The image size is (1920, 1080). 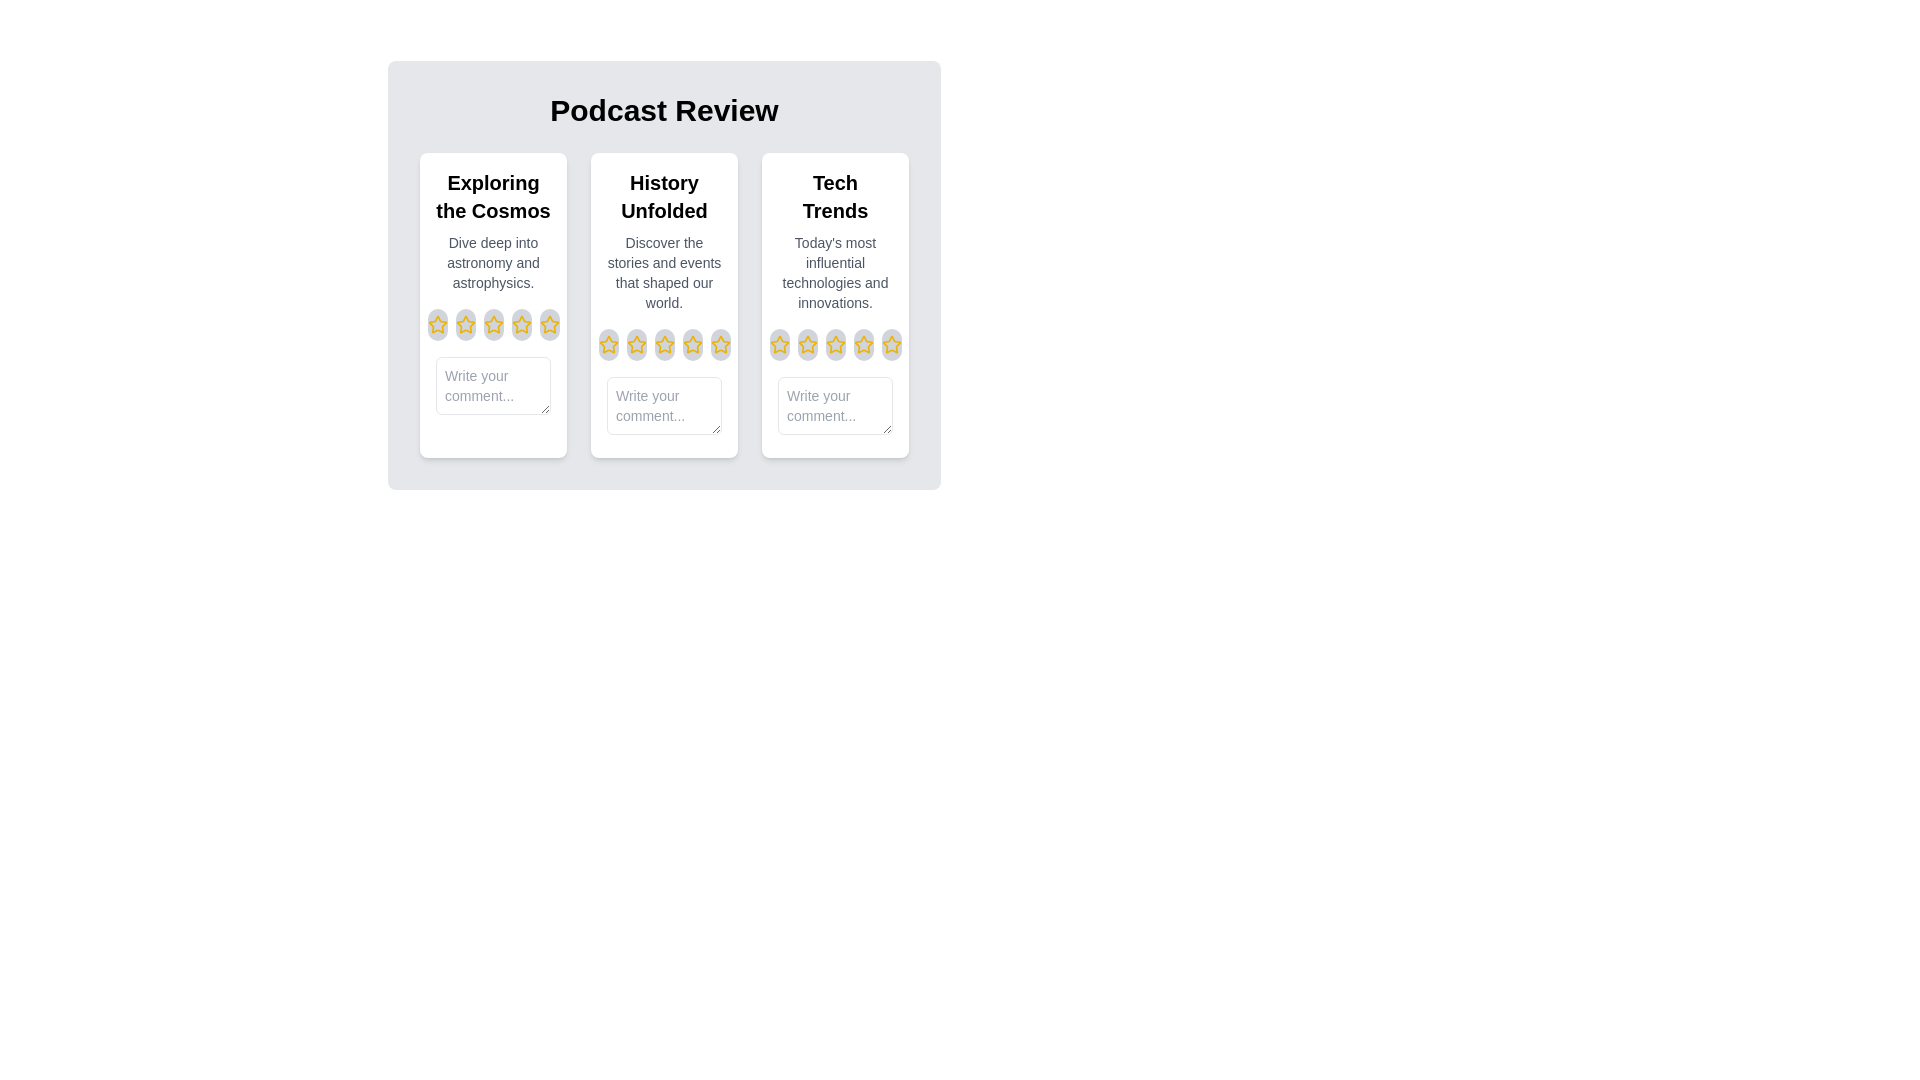 What do you see at coordinates (464, 323) in the screenshot?
I see `the rating for an episode to 2 stars by clicking on the corresponding star` at bounding box center [464, 323].